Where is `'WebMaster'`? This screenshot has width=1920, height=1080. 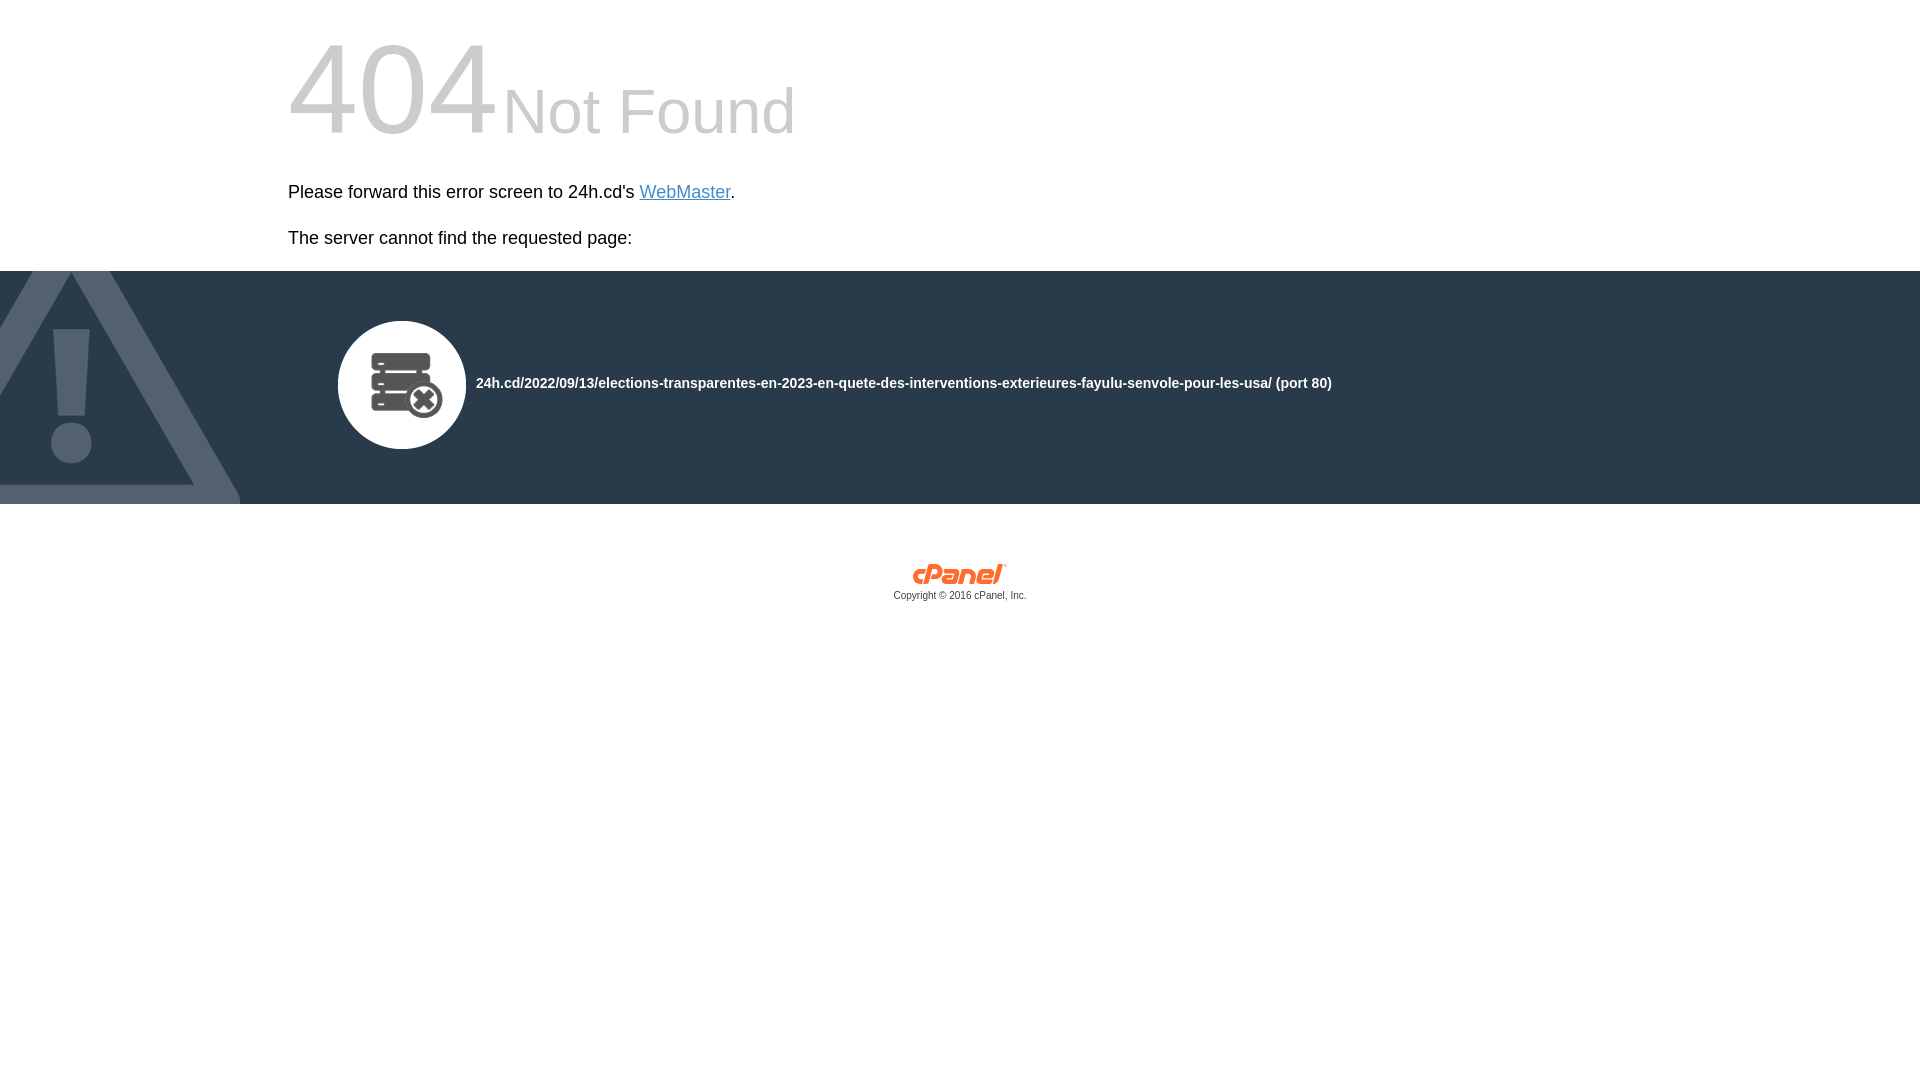
'WebMaster' is located at coordinates (638, 192).